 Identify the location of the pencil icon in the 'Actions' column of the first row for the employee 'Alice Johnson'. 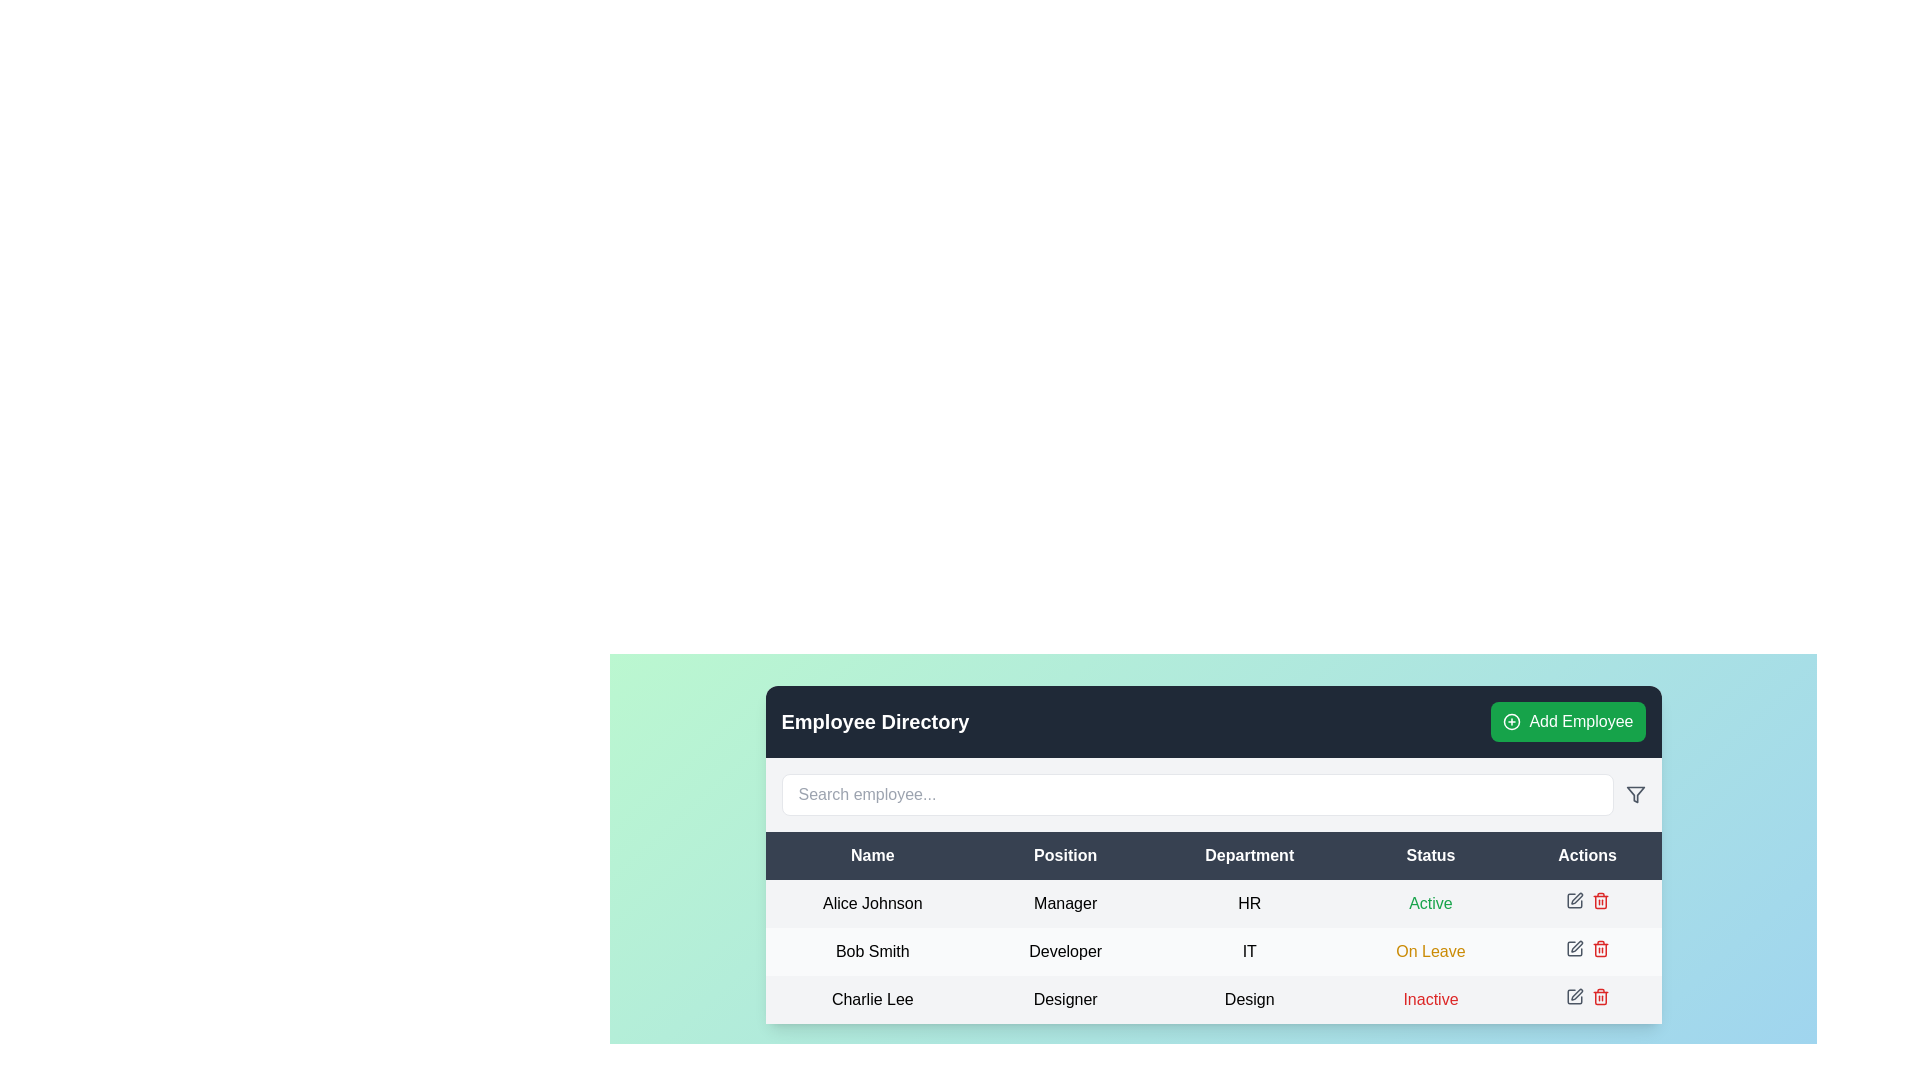
(1586, 901).